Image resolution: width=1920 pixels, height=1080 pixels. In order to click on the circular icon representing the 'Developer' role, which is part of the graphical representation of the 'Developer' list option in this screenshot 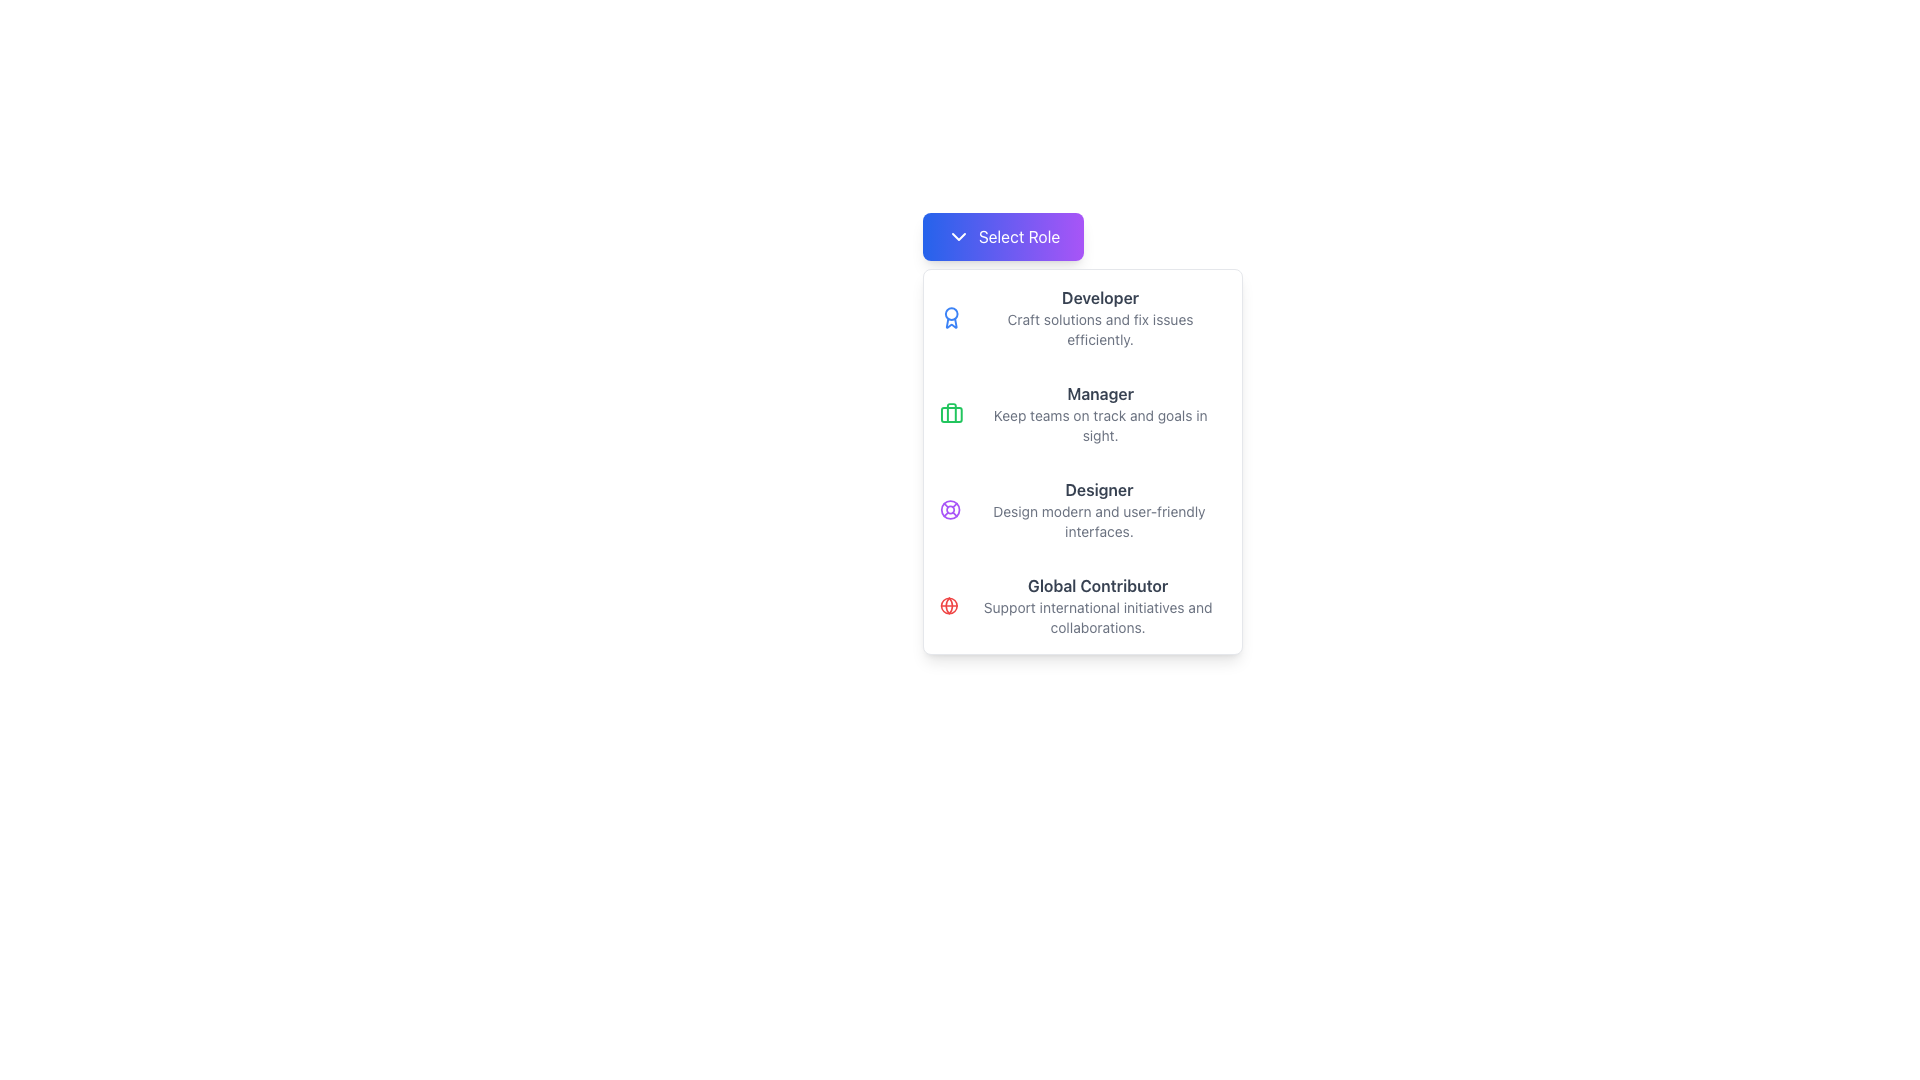, I will do `click(950, 314)`.